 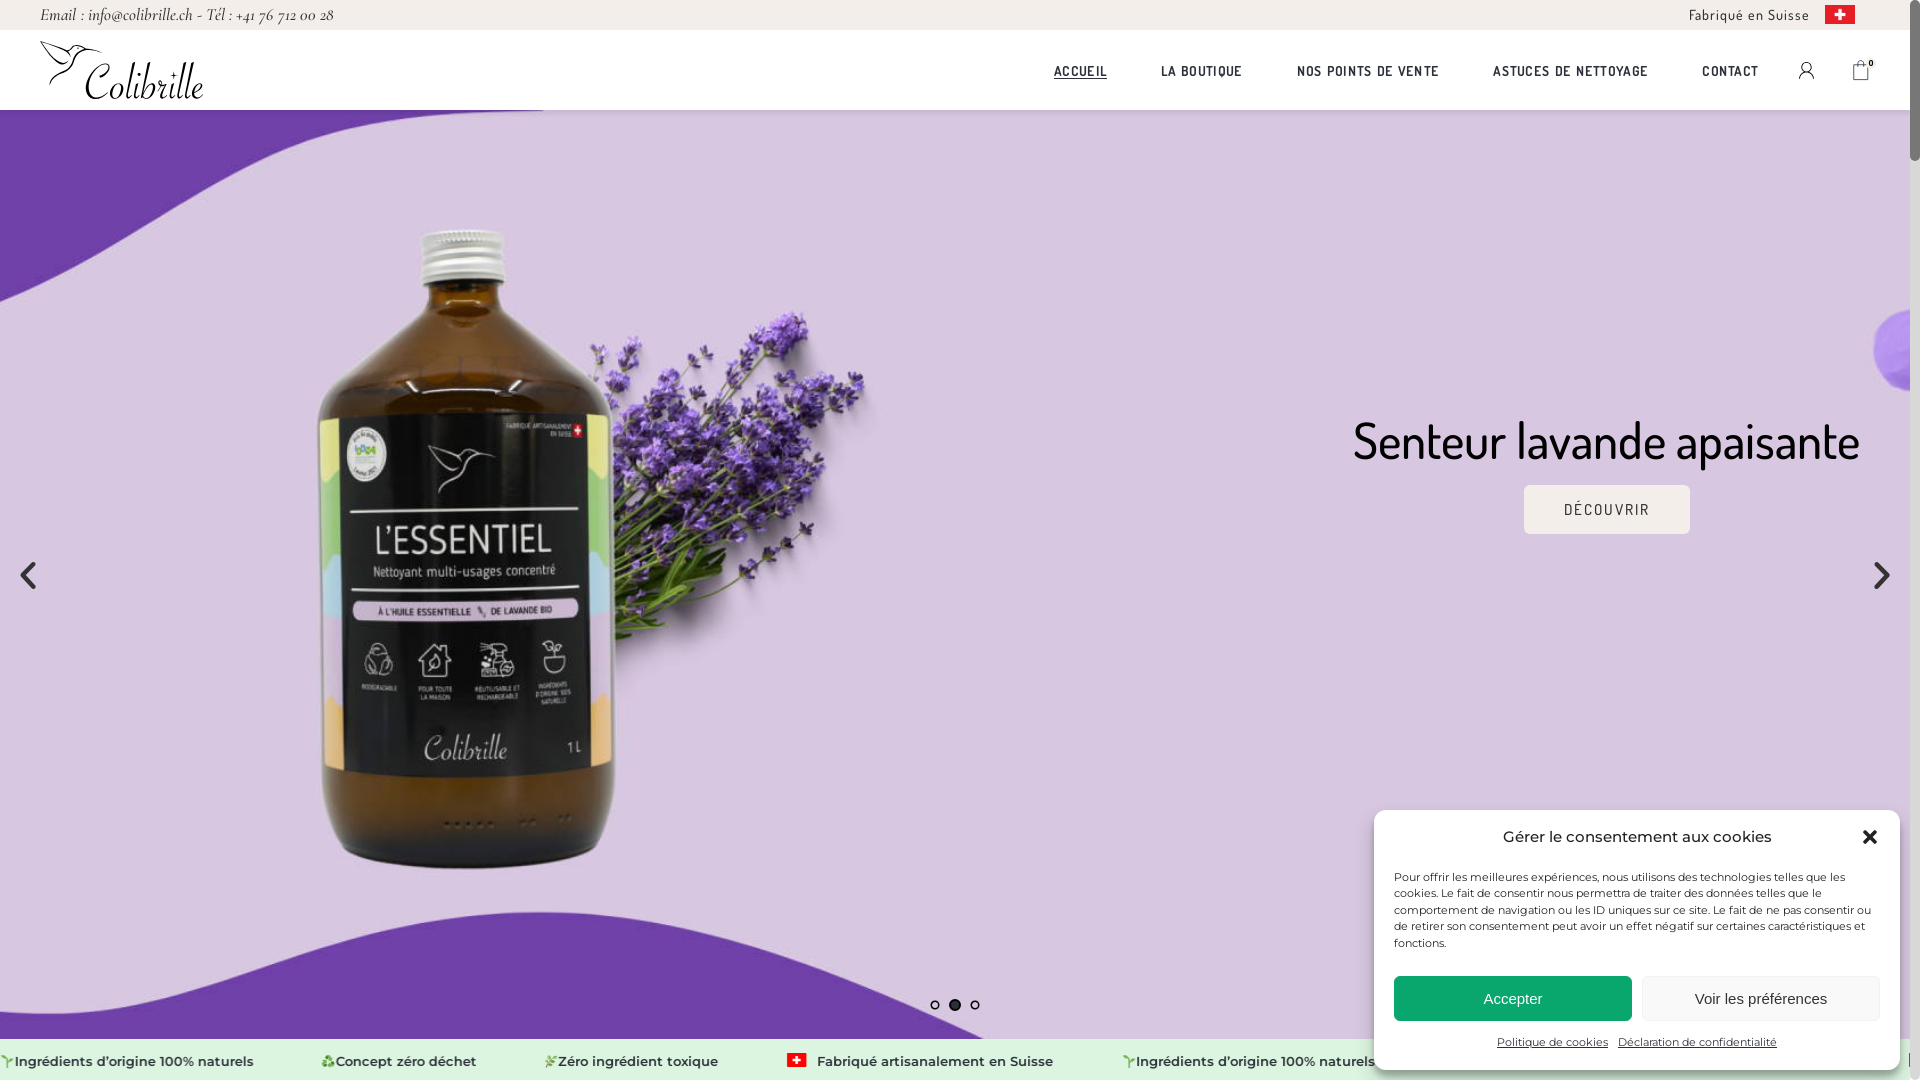 I want to click on '+41 76 712 00 28', so click(x=235, y=14).